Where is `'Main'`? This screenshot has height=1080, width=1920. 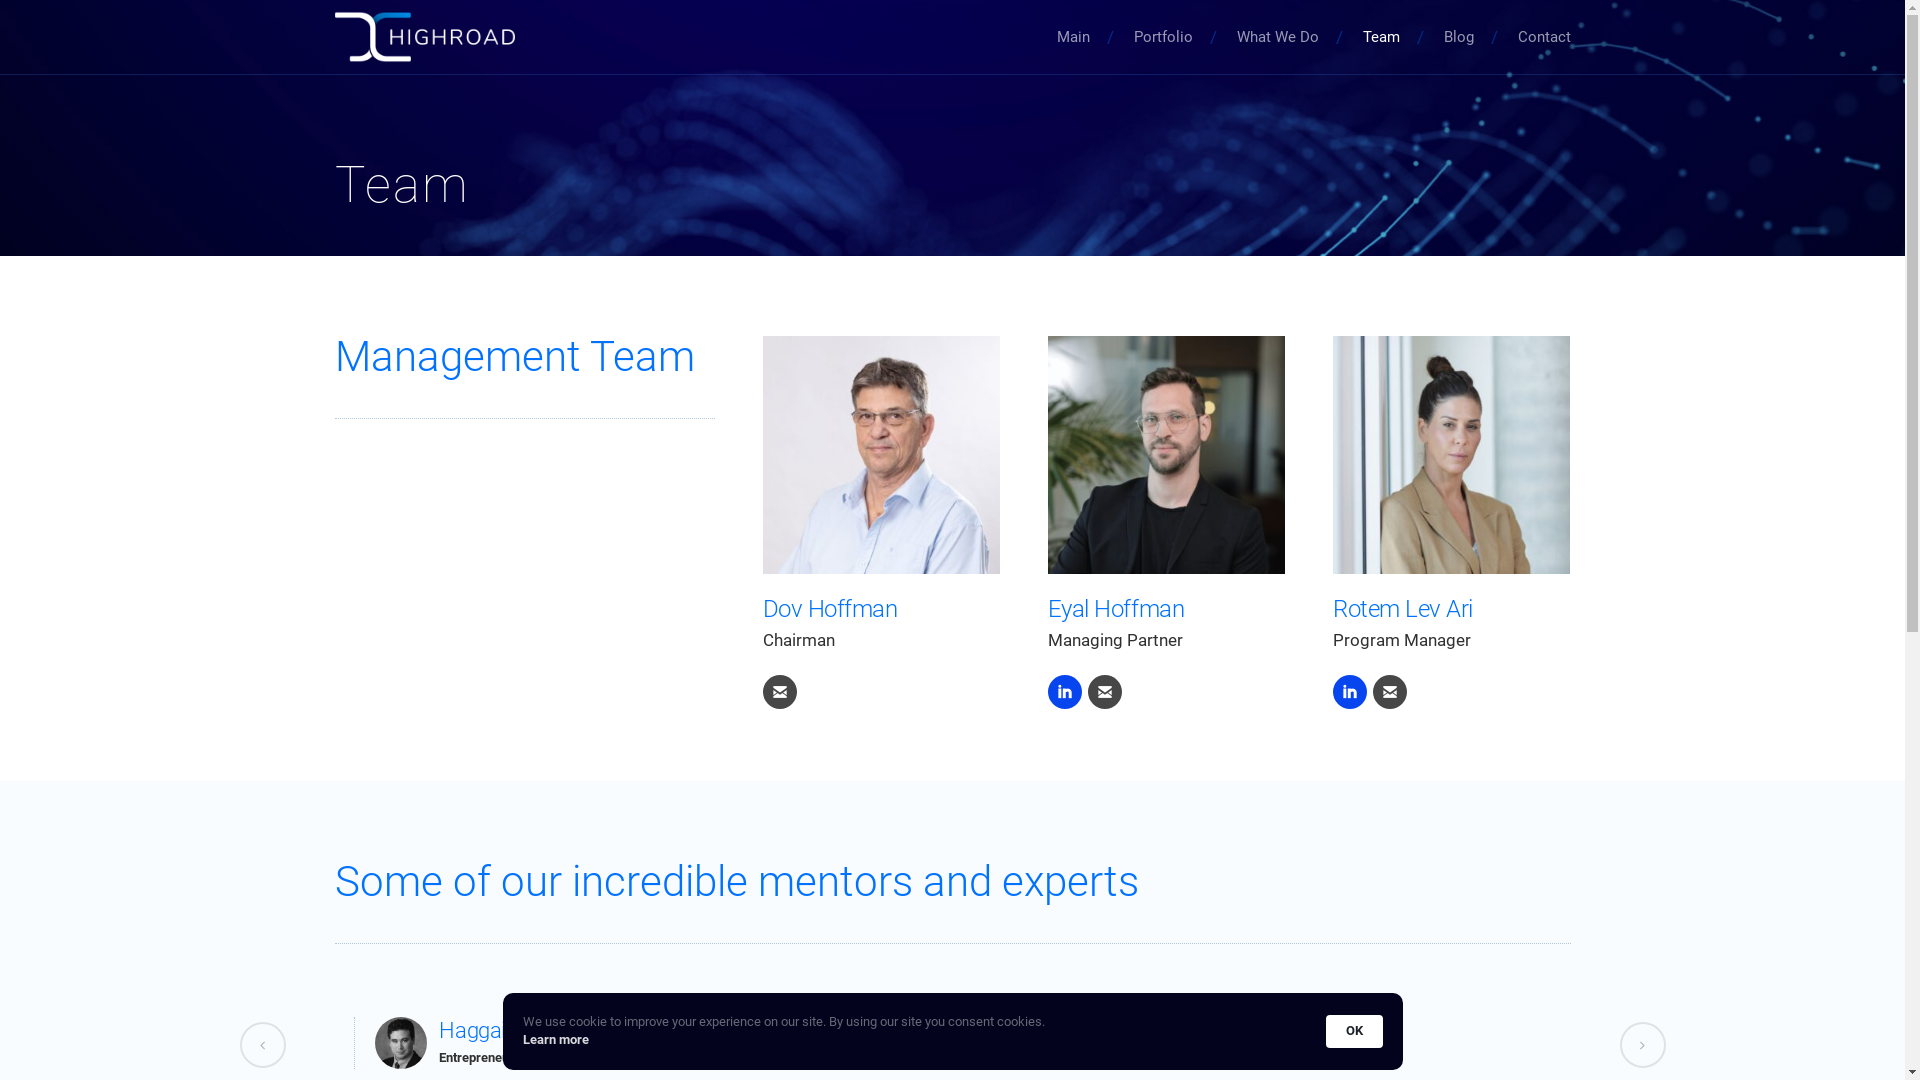
'Main' is located at coordinates (1055, 37).